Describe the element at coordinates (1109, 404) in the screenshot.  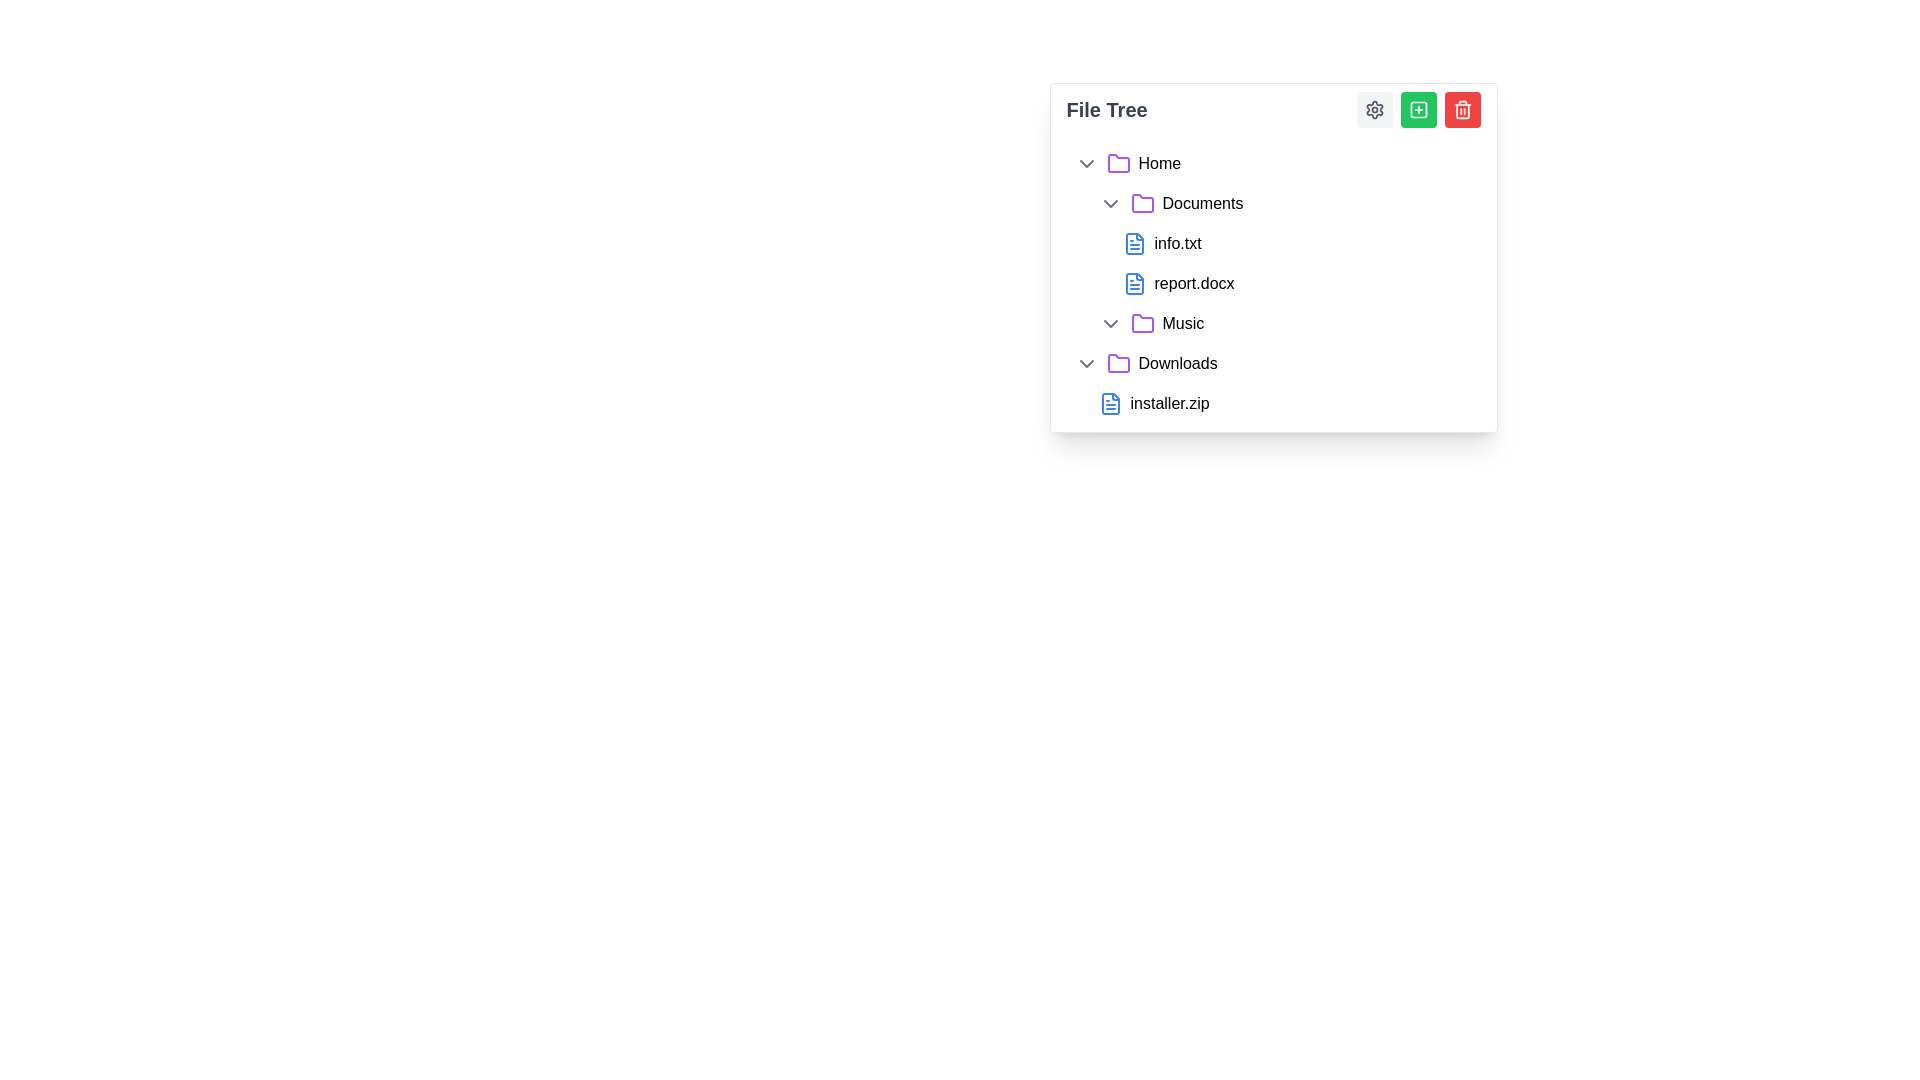
I see `the small blue document icon located to the left of the text 'installer.zip'` at that location.